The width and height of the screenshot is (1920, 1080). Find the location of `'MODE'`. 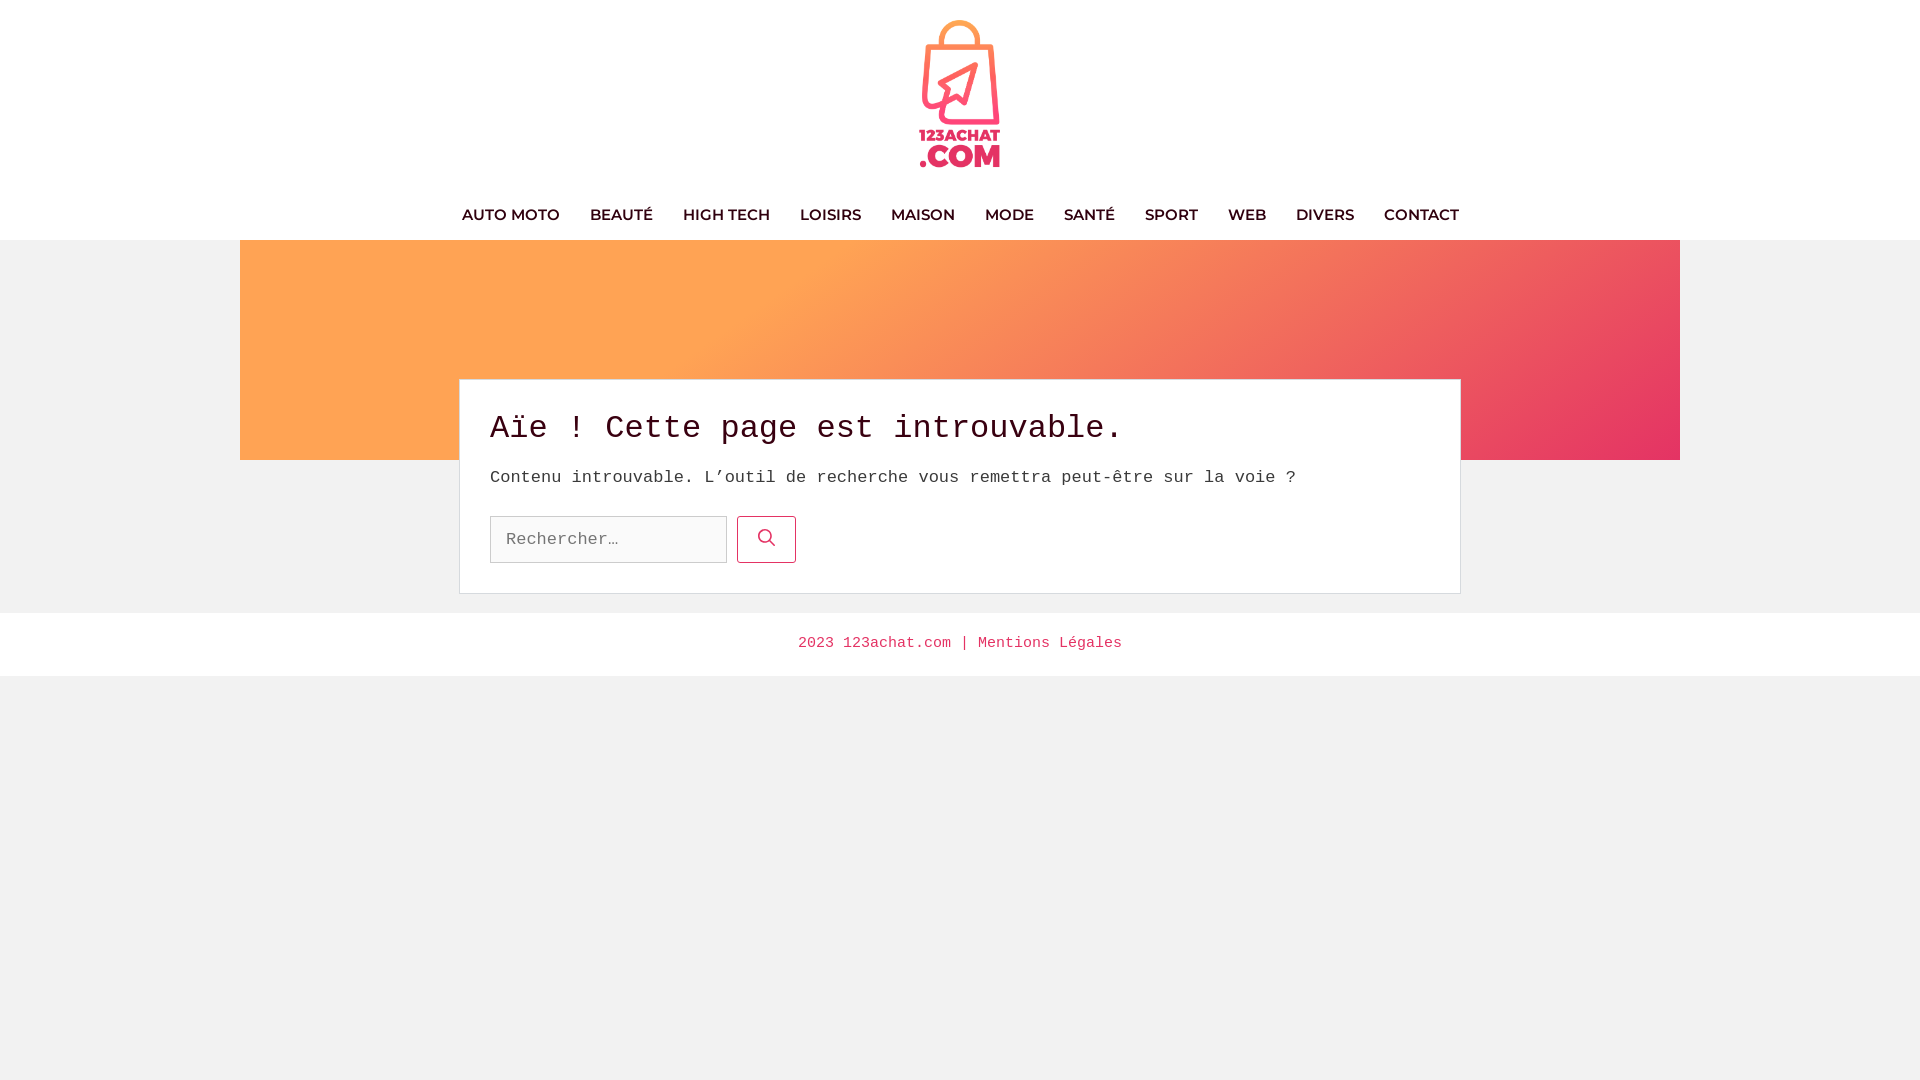

'MODE' is located at coordinates (1009, 215).